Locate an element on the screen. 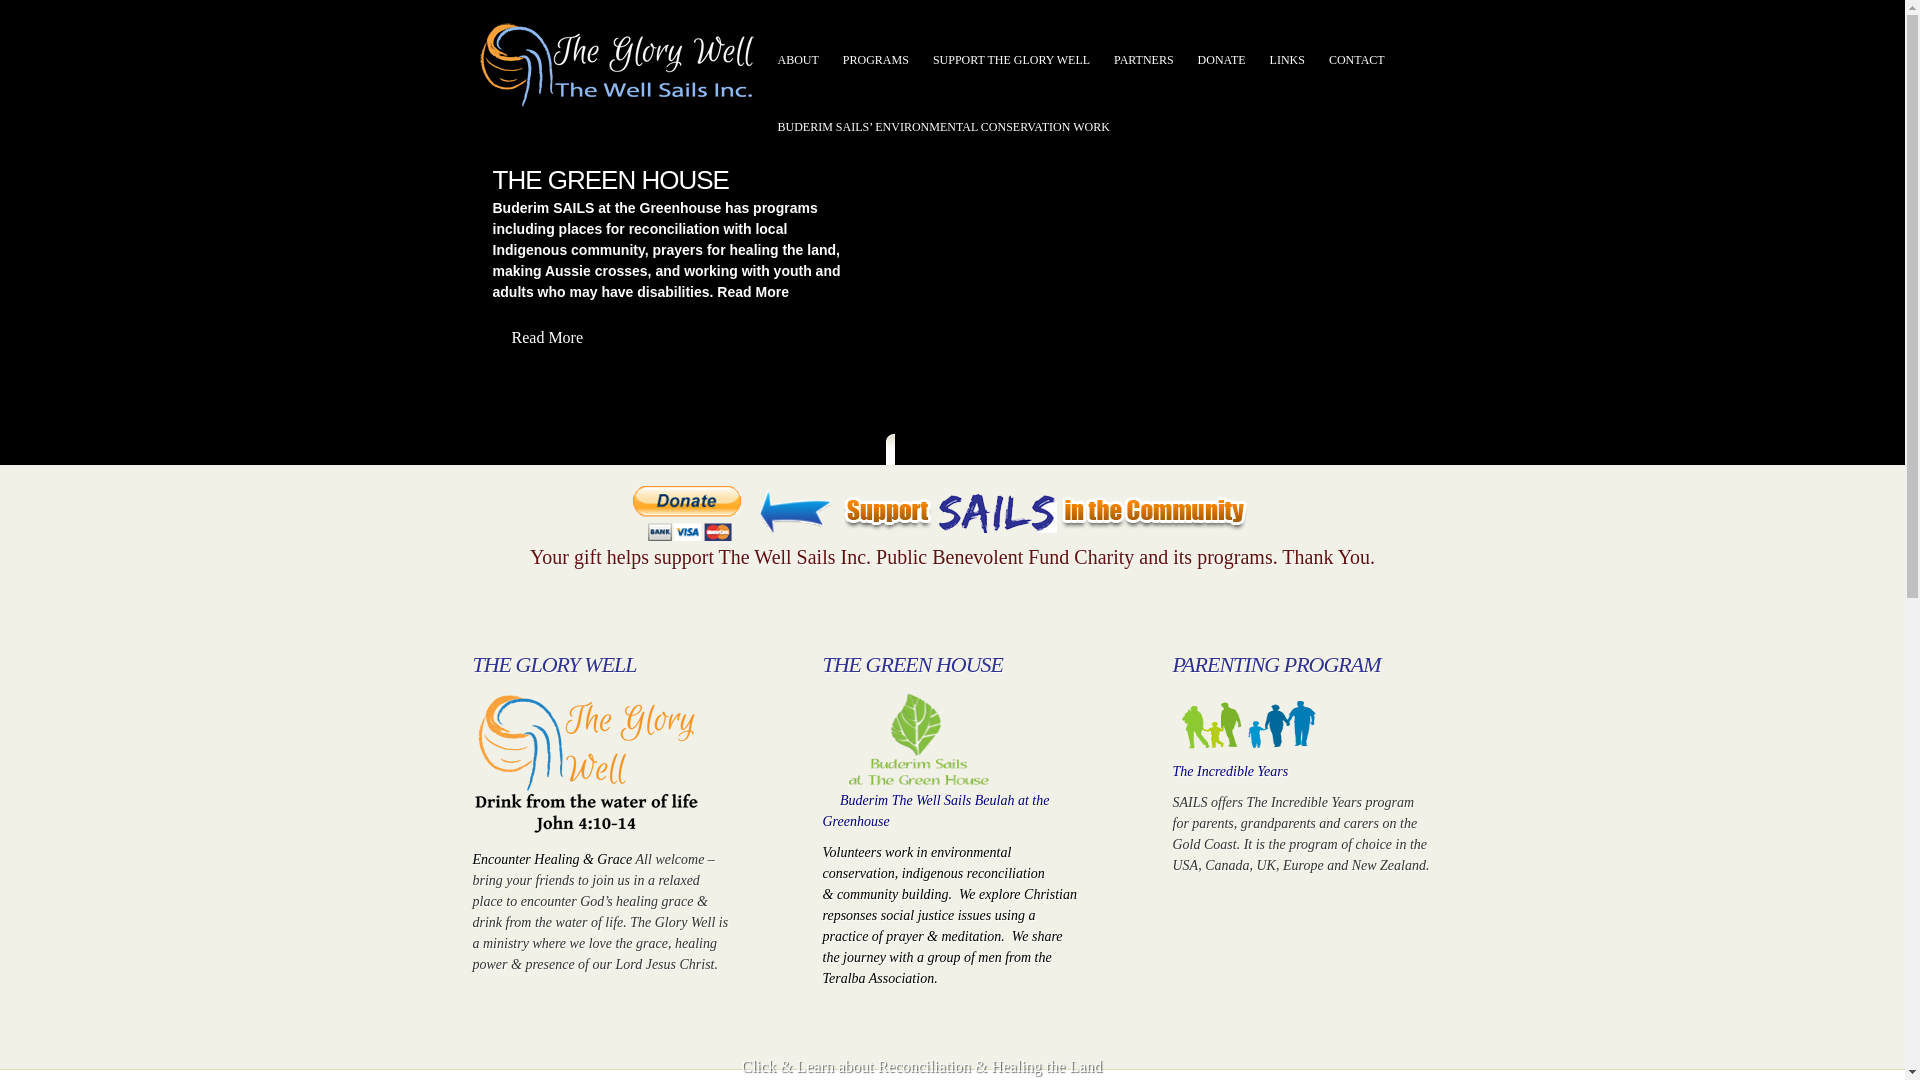 The width and height of the screenshot is (1920, 1080). 'Buderim The Well Sails Beulah at the Greenhouse' is located at coordinates (934, 810).